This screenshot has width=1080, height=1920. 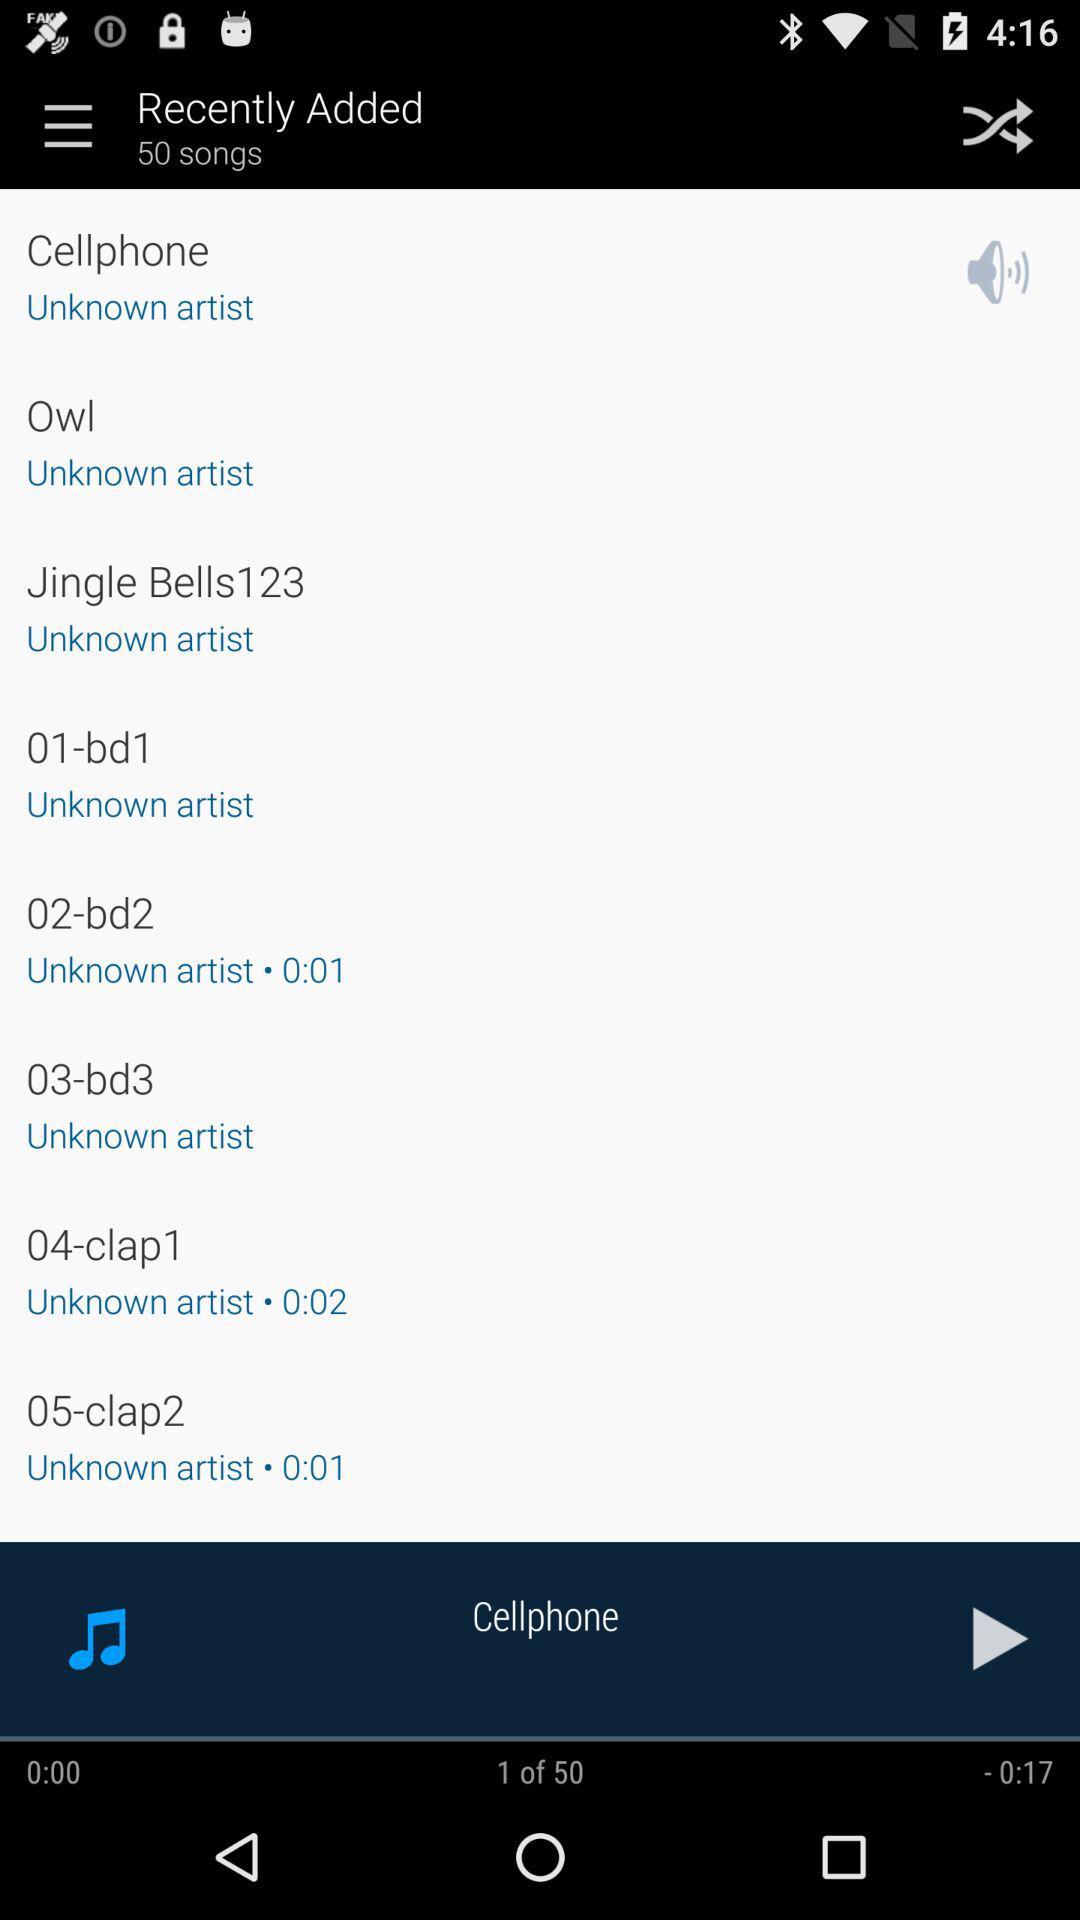 What do you see at coordinates (67, 124) in the screenshot?
I see `the item to the left of recently added icon` at bounding box center [67, 124].